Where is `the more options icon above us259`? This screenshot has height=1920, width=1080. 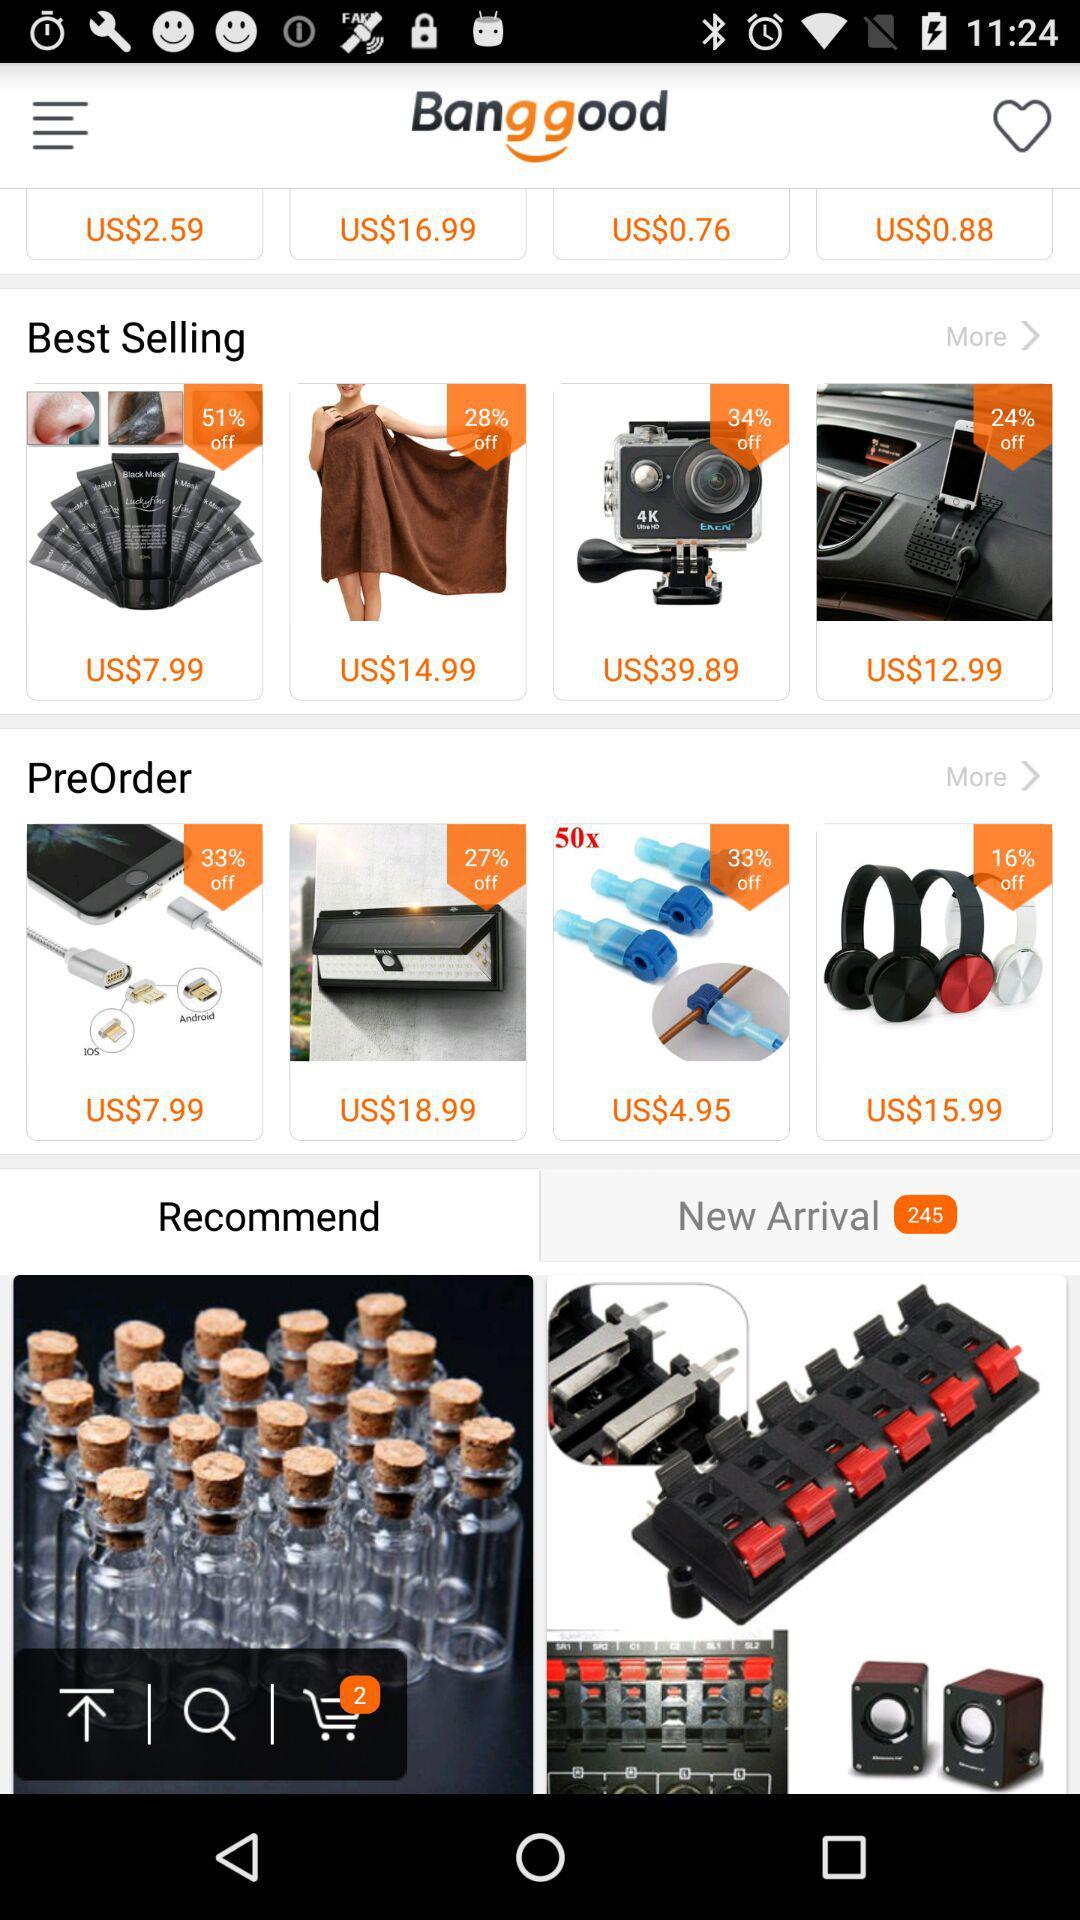 the more options icon above us259 is located at coordinates (59, 124).